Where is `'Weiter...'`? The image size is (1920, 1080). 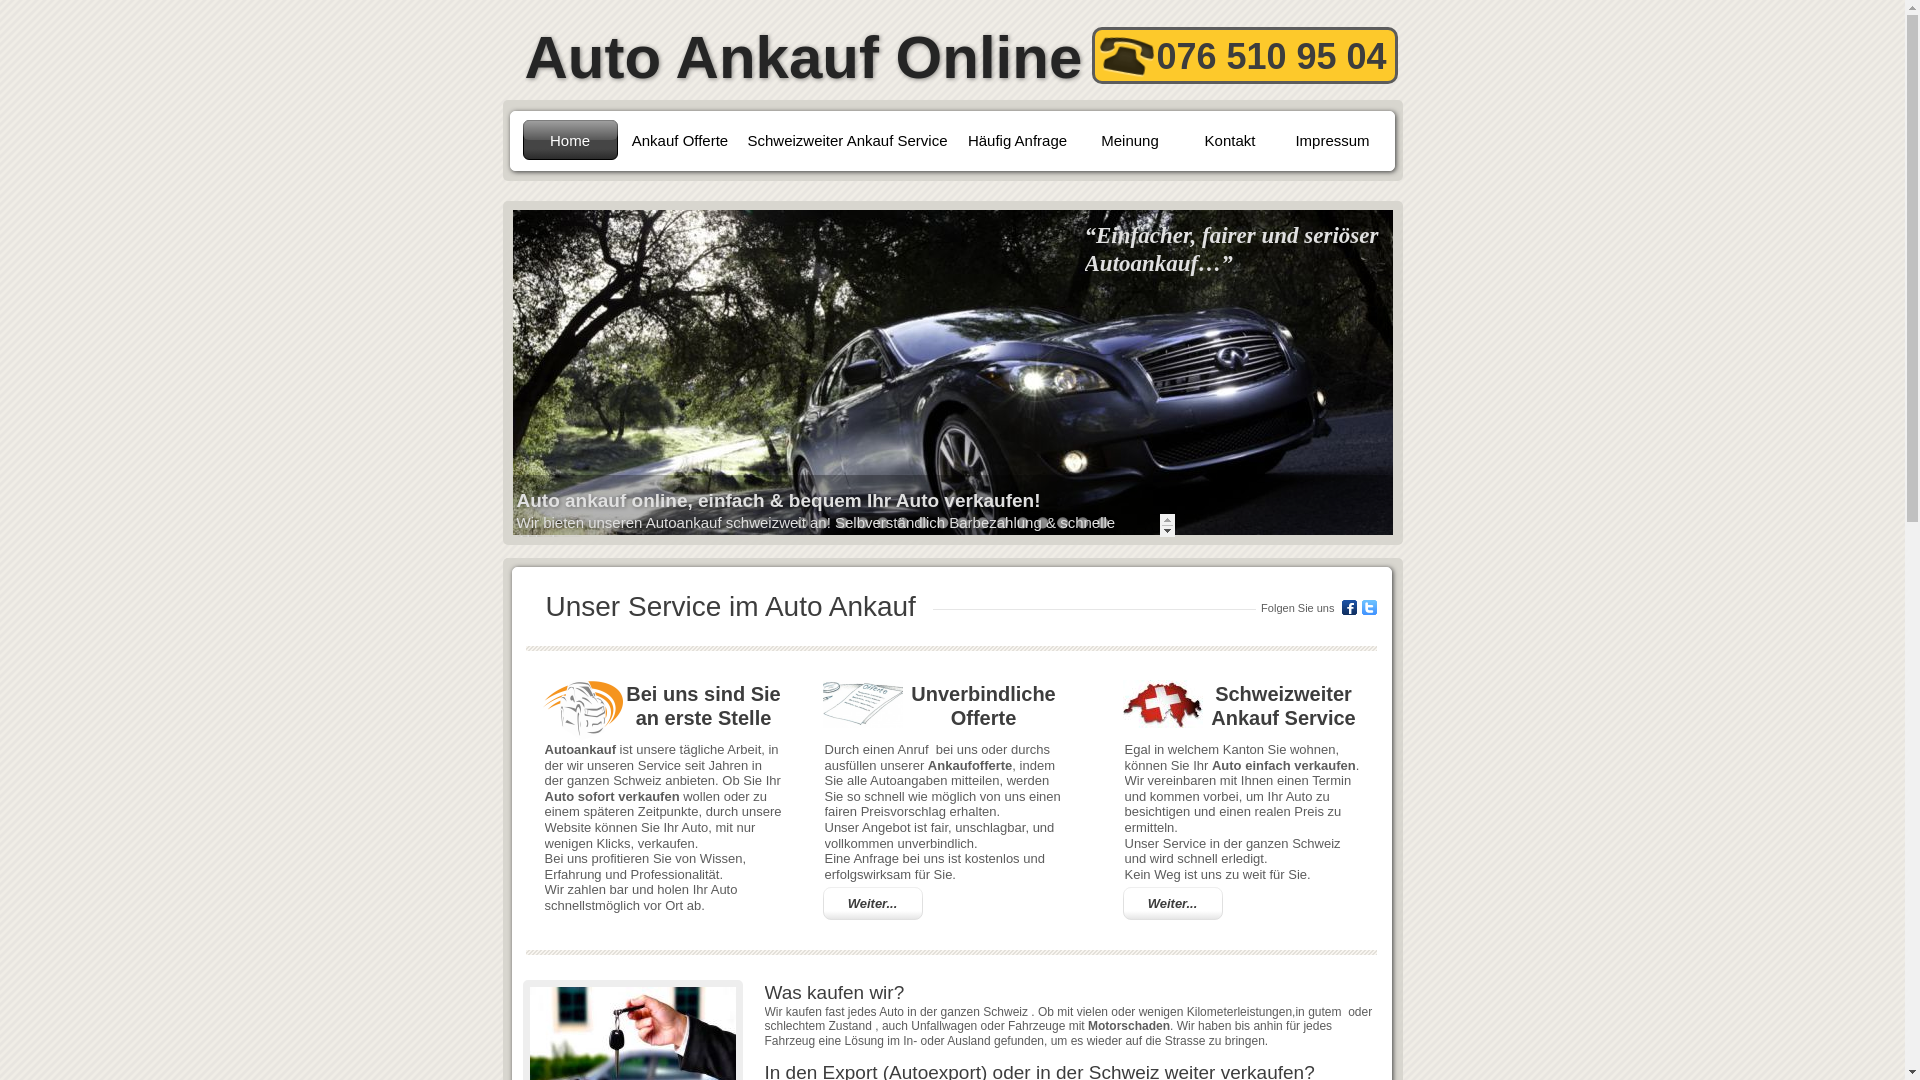
'Weiter...' is located at coordinates (848, 903).